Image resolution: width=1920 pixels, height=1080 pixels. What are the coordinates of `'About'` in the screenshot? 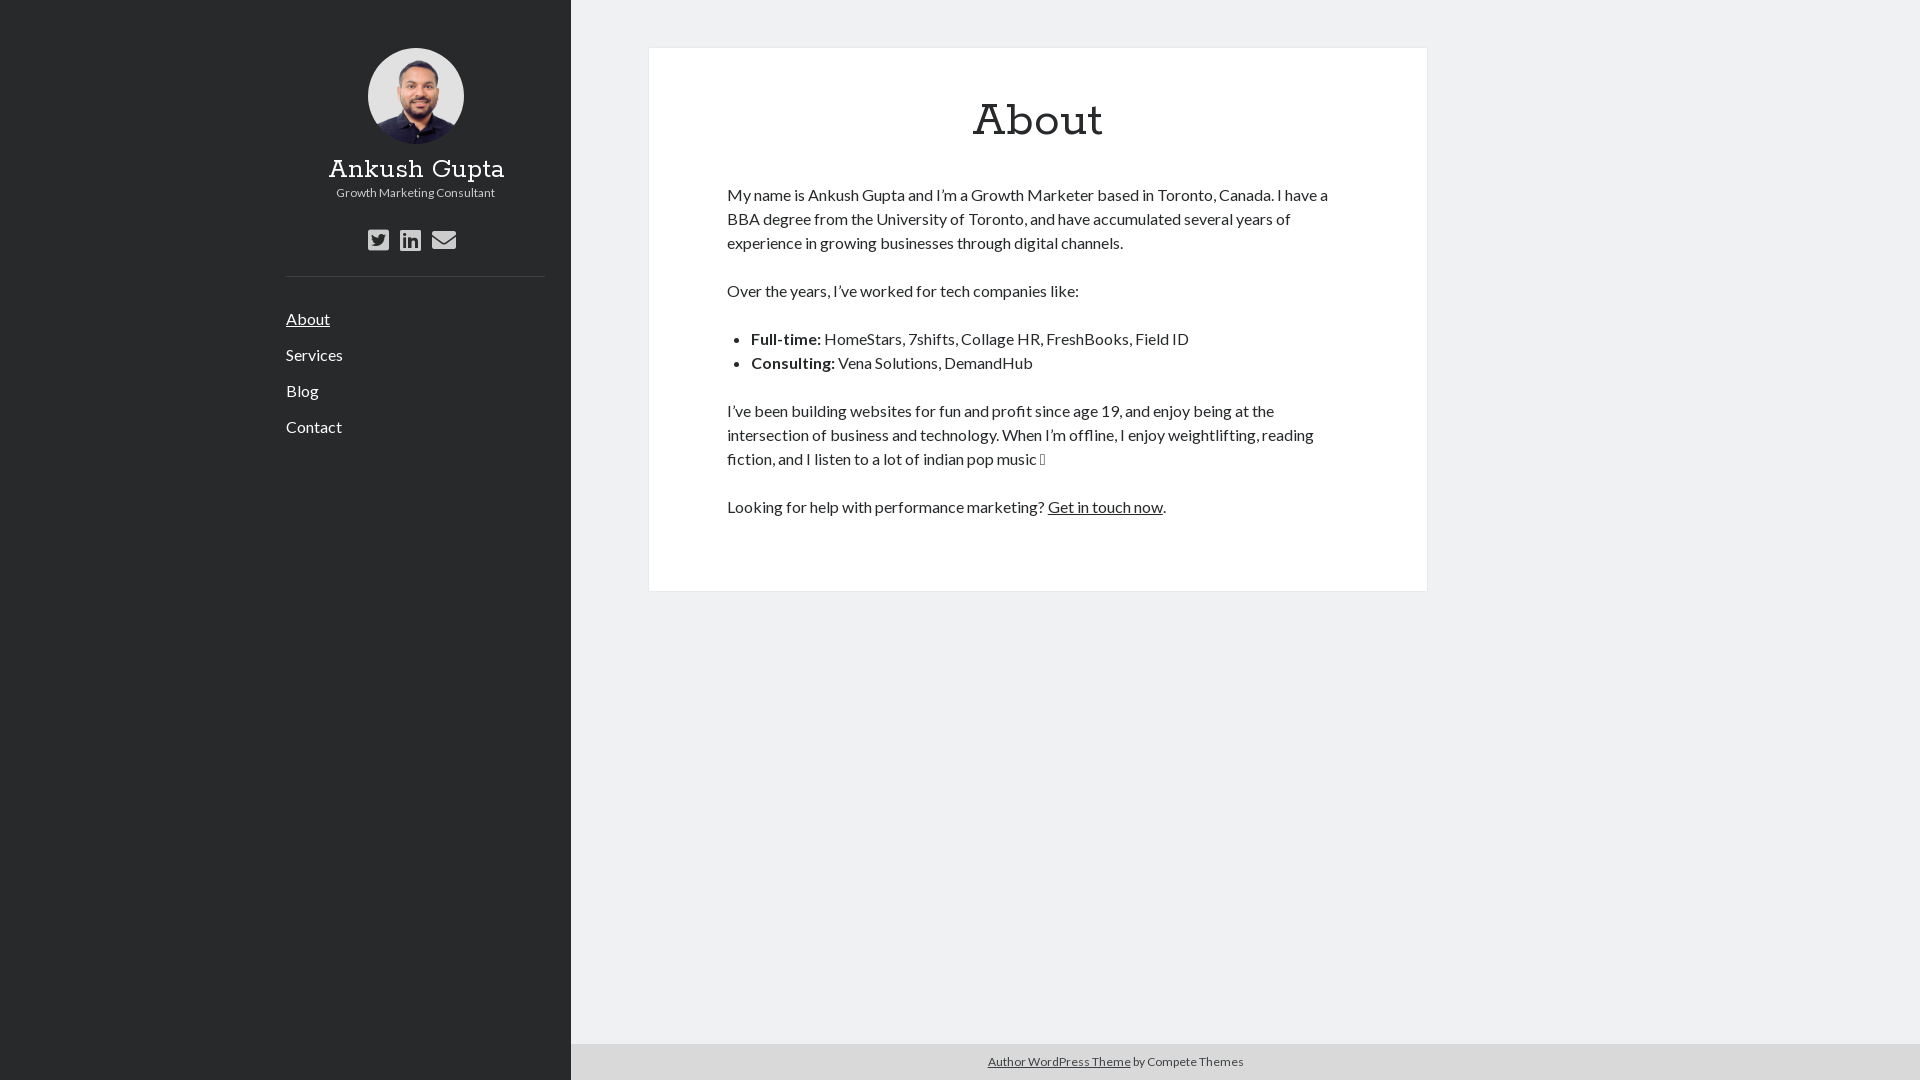 It's located at (306, 318).